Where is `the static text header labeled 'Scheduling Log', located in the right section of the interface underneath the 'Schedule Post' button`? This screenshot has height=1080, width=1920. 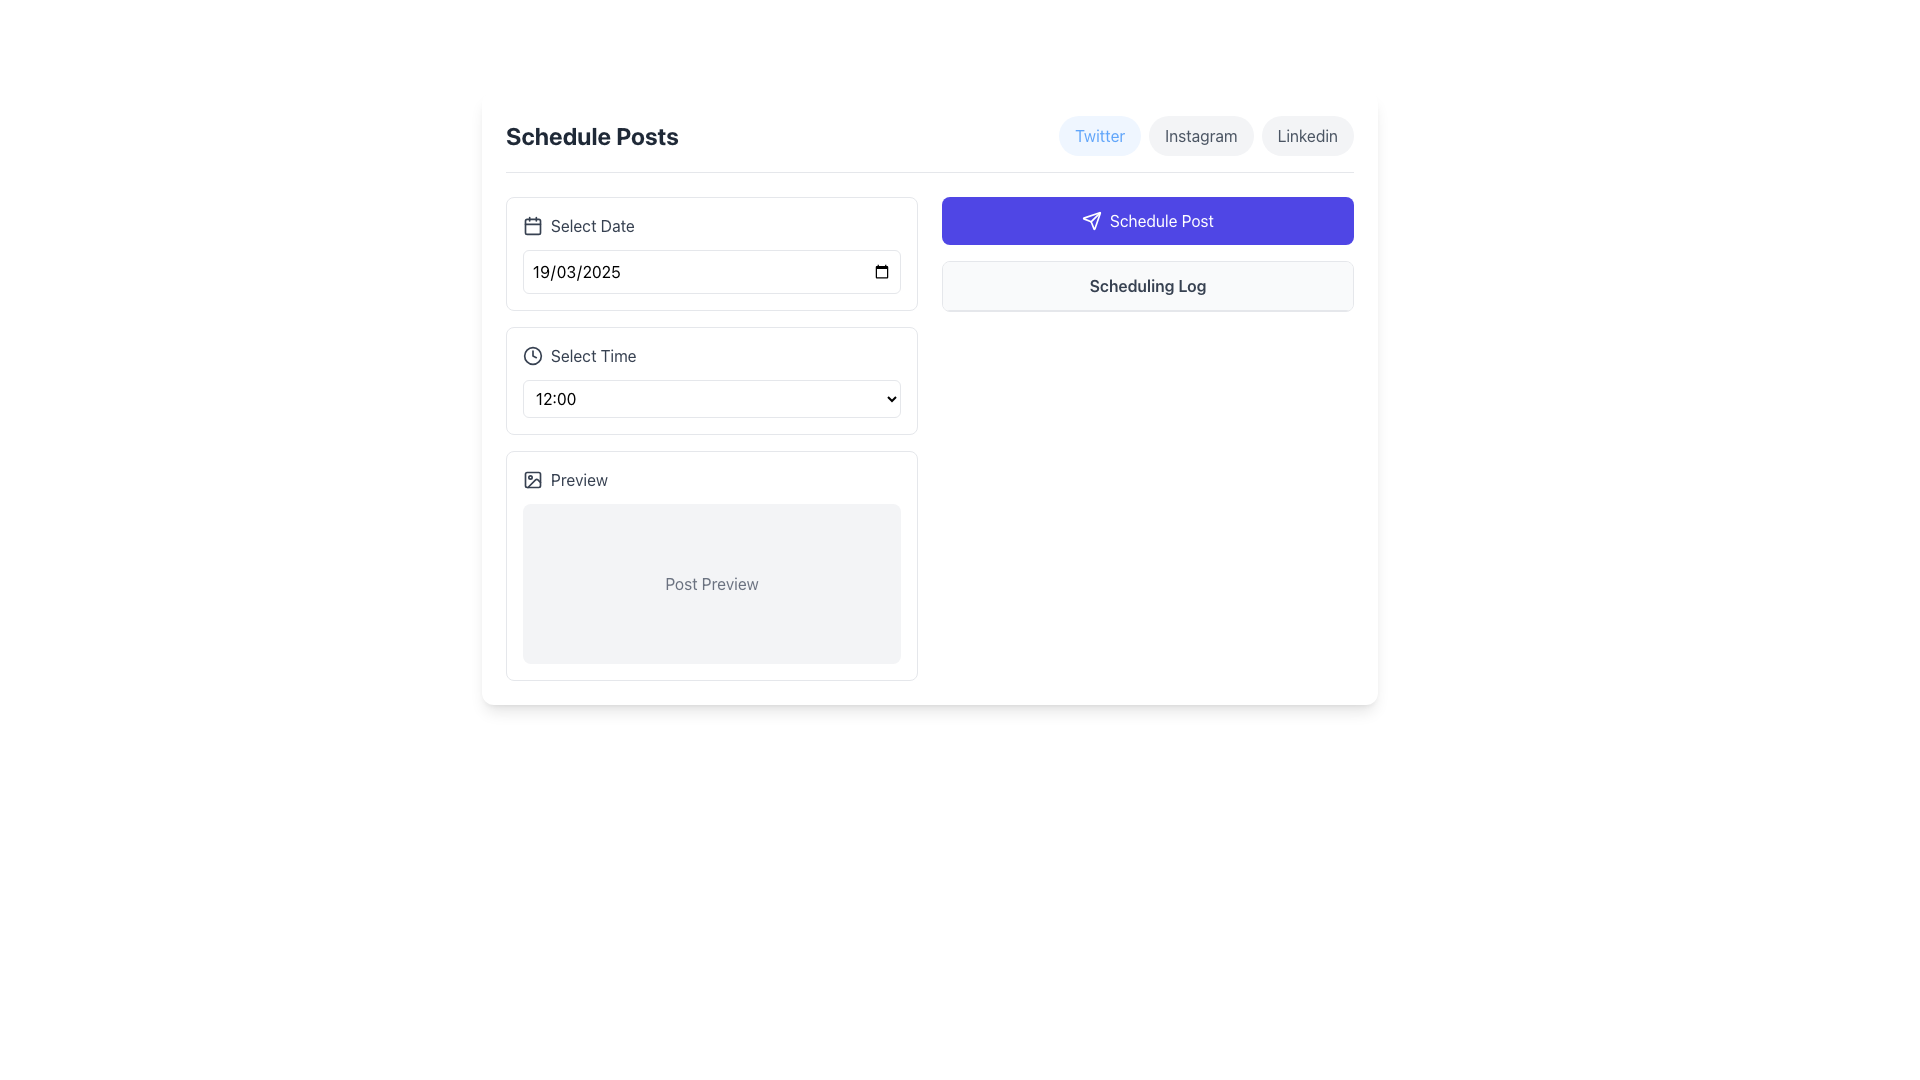 the static text header labeled 'Scheduling Log', located in the right section of the interface underneath the 'Schedule Post' button is located at coordinates (1147, 286).